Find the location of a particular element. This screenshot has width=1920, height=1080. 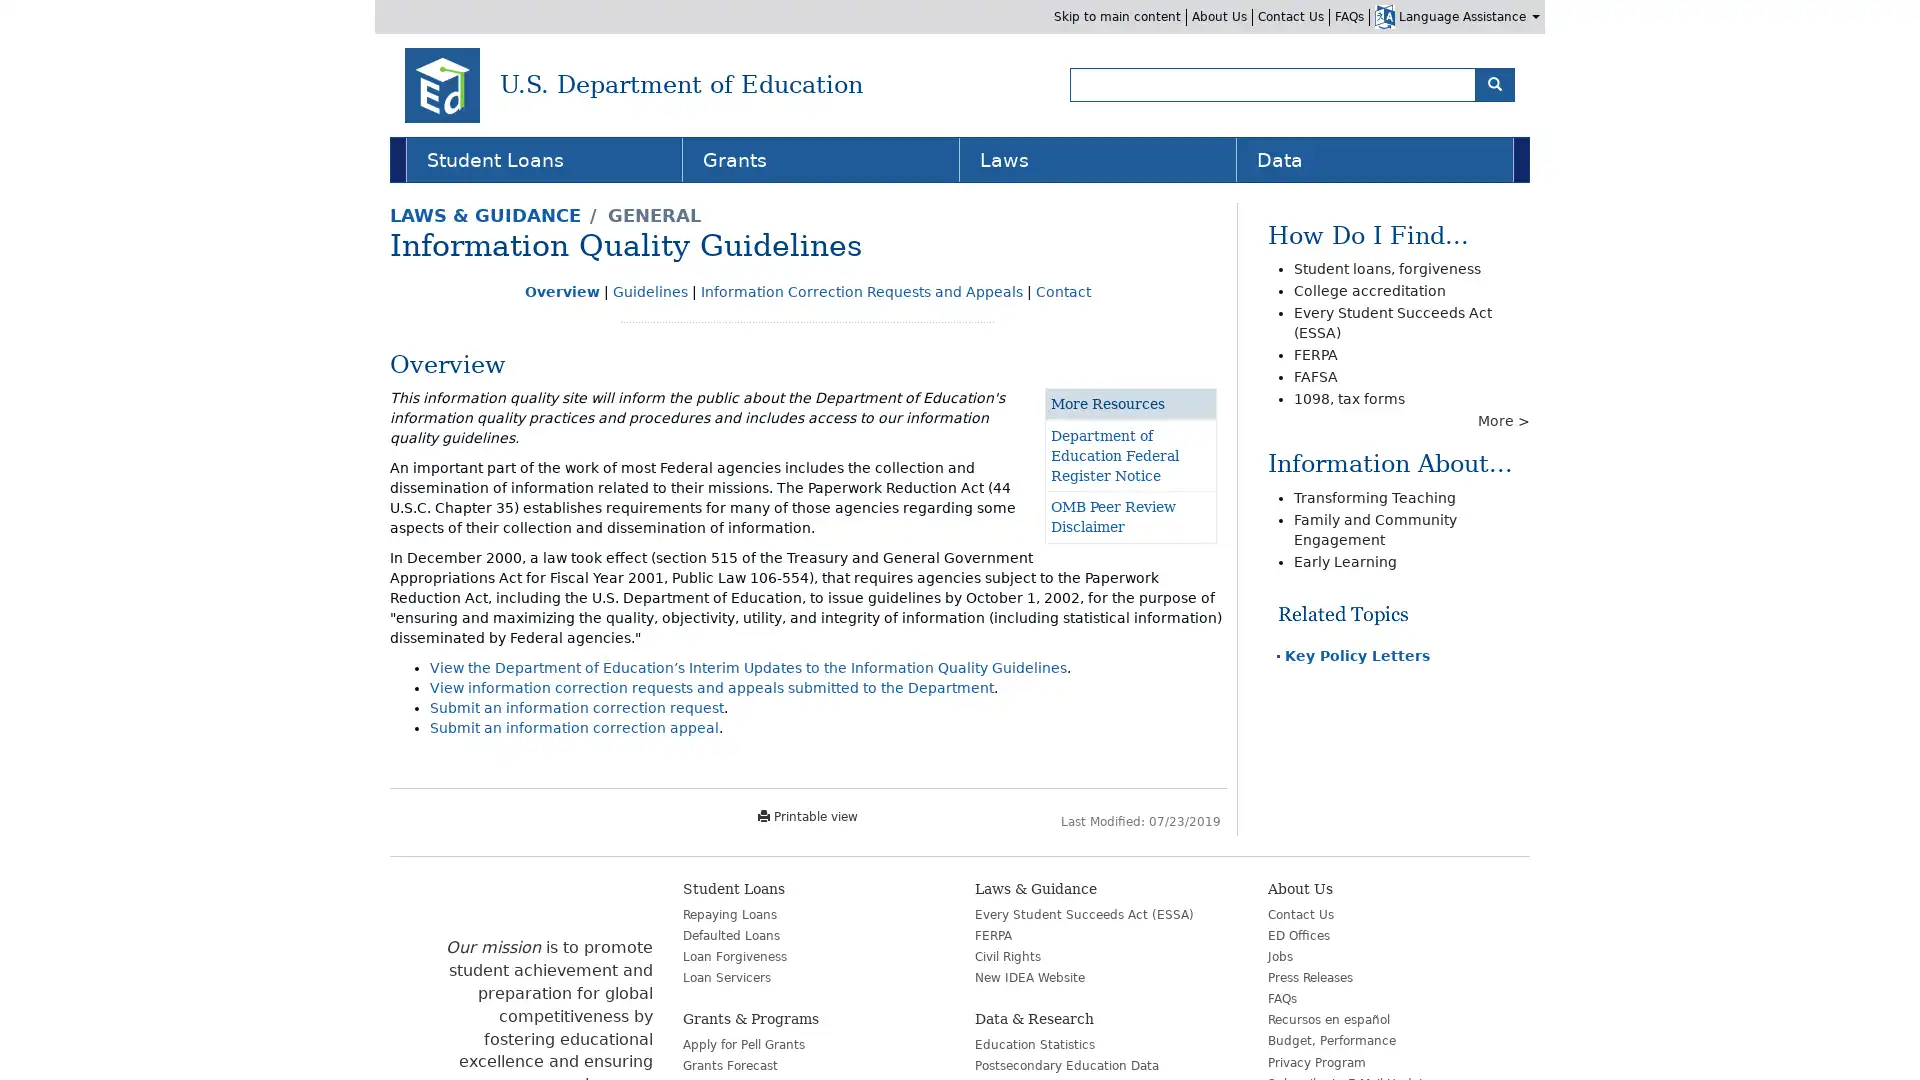

Search is located at coordinates (1494, 83).